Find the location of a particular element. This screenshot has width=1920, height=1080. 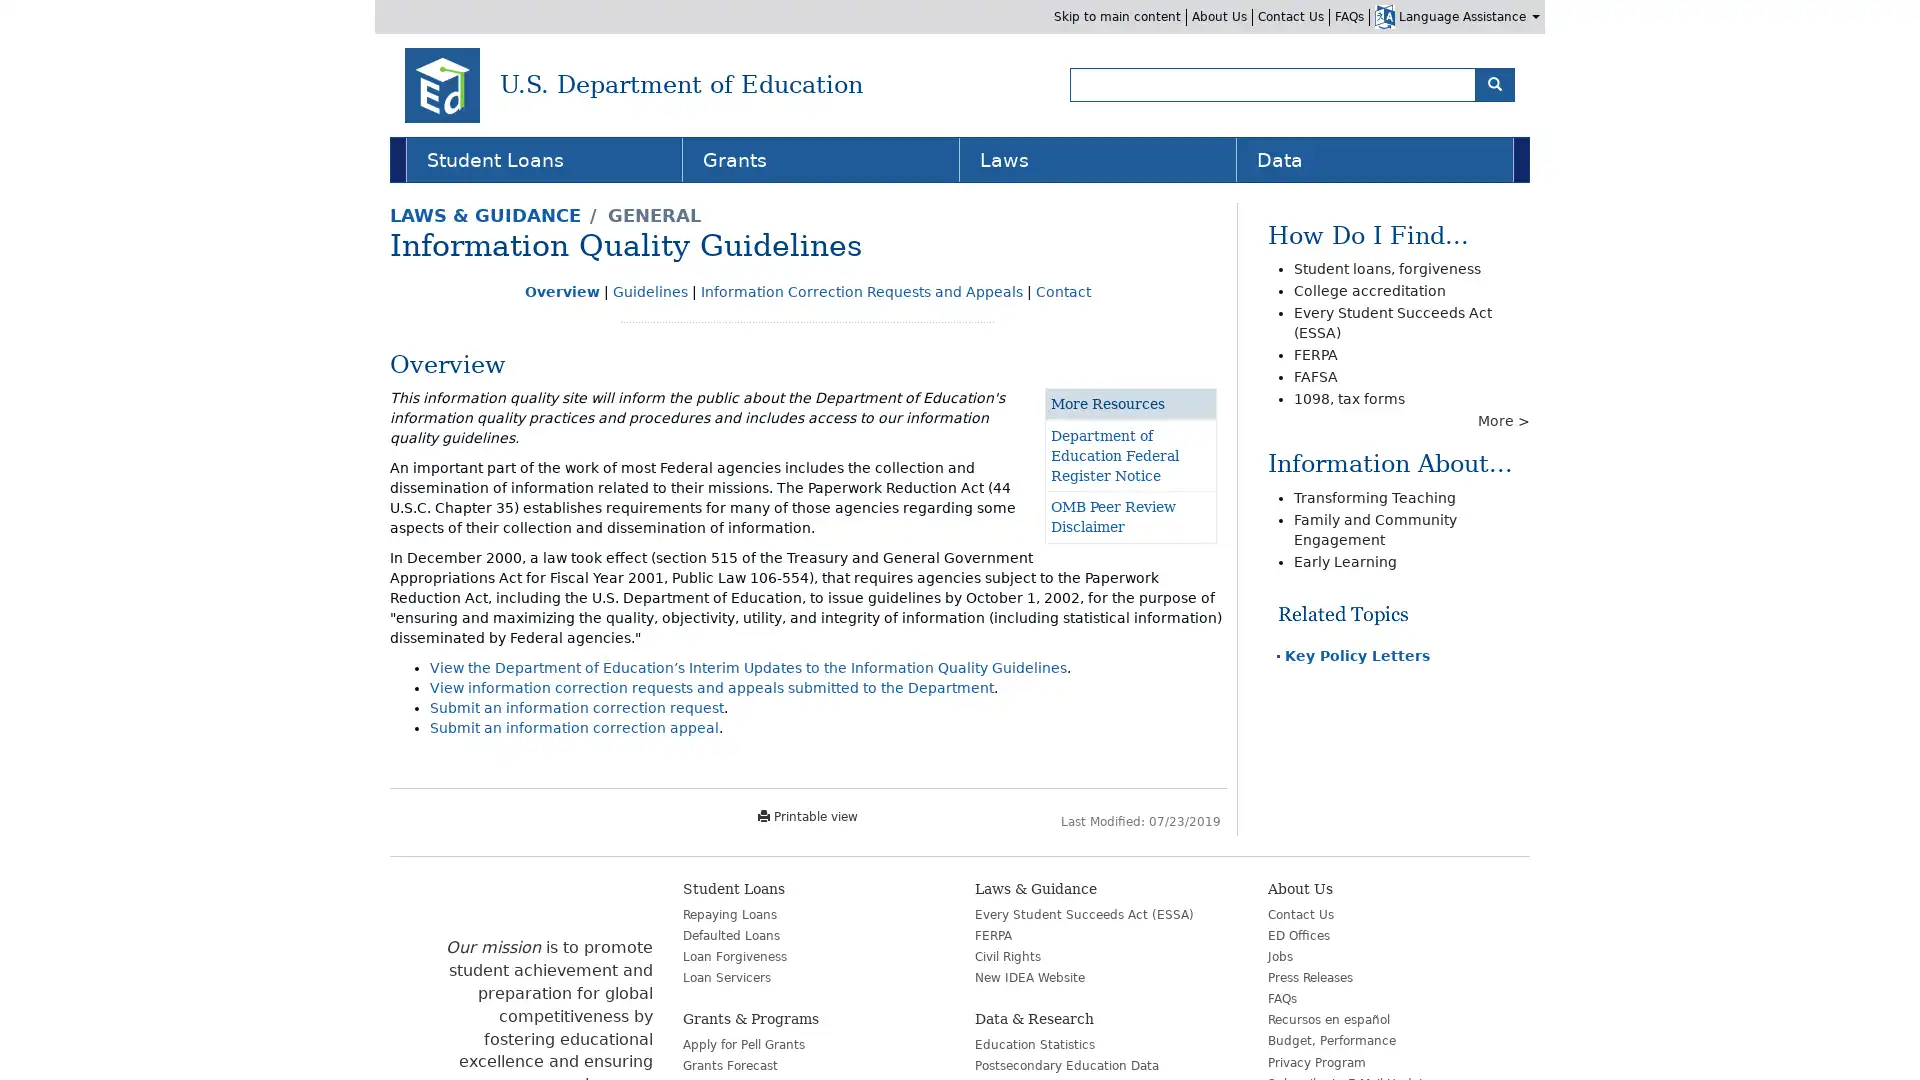

Search is located at coordinates (1494, 83).